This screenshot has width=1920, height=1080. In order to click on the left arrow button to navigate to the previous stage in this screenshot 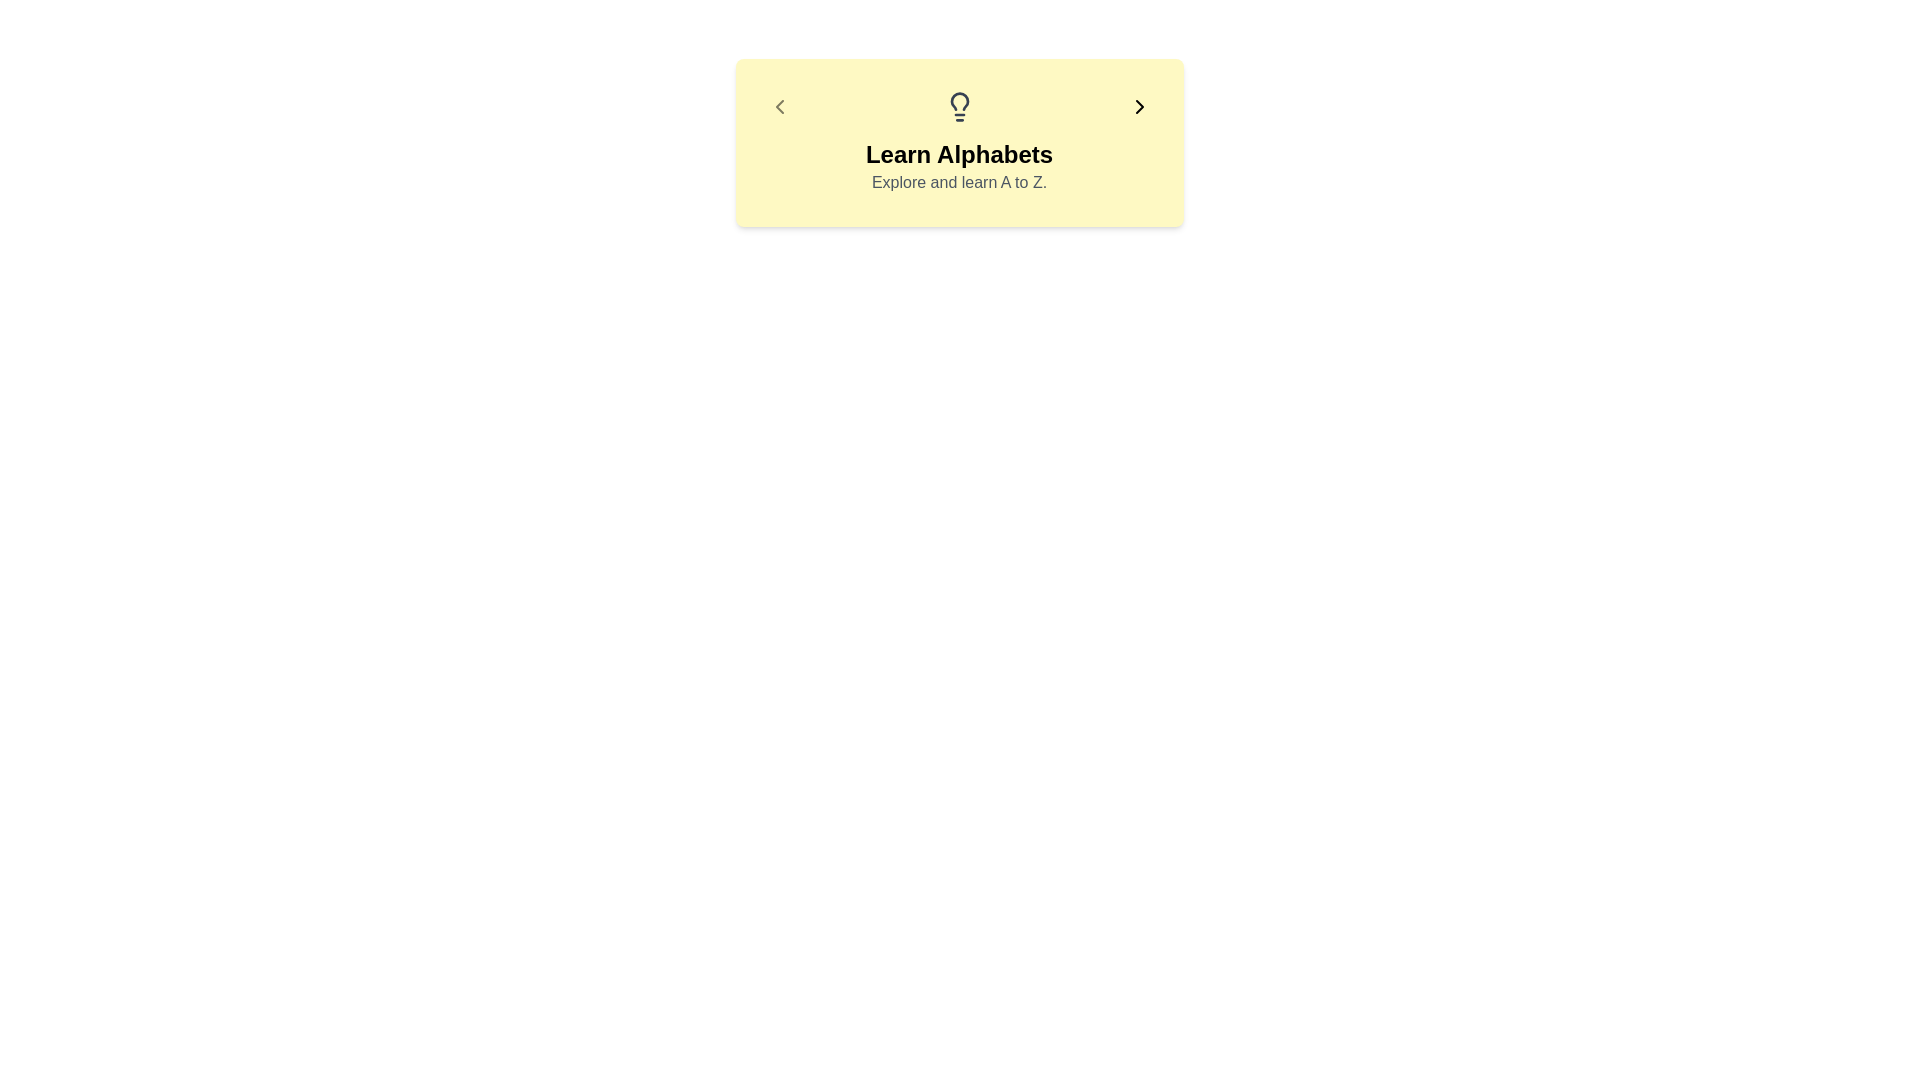, I will do `click(778, 107)`.